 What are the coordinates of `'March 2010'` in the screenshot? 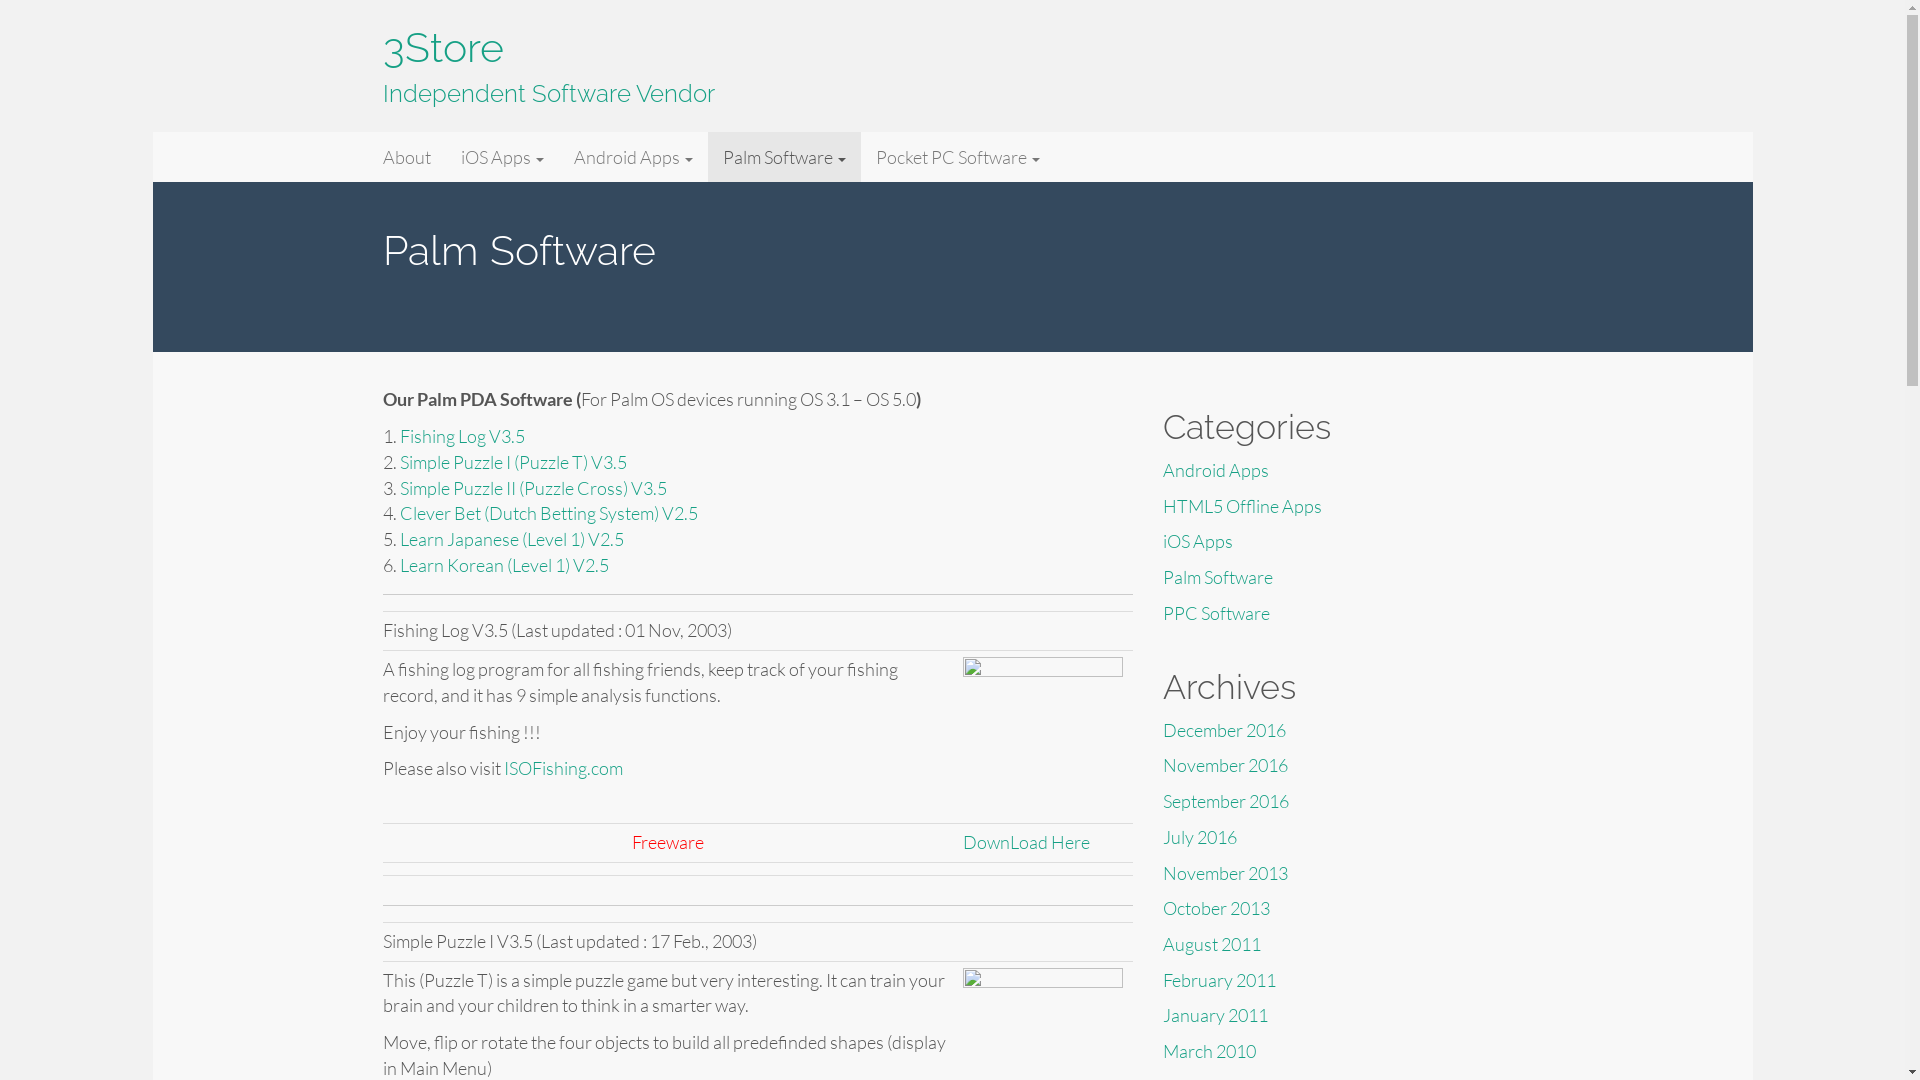 It's located at (1207, 1049).